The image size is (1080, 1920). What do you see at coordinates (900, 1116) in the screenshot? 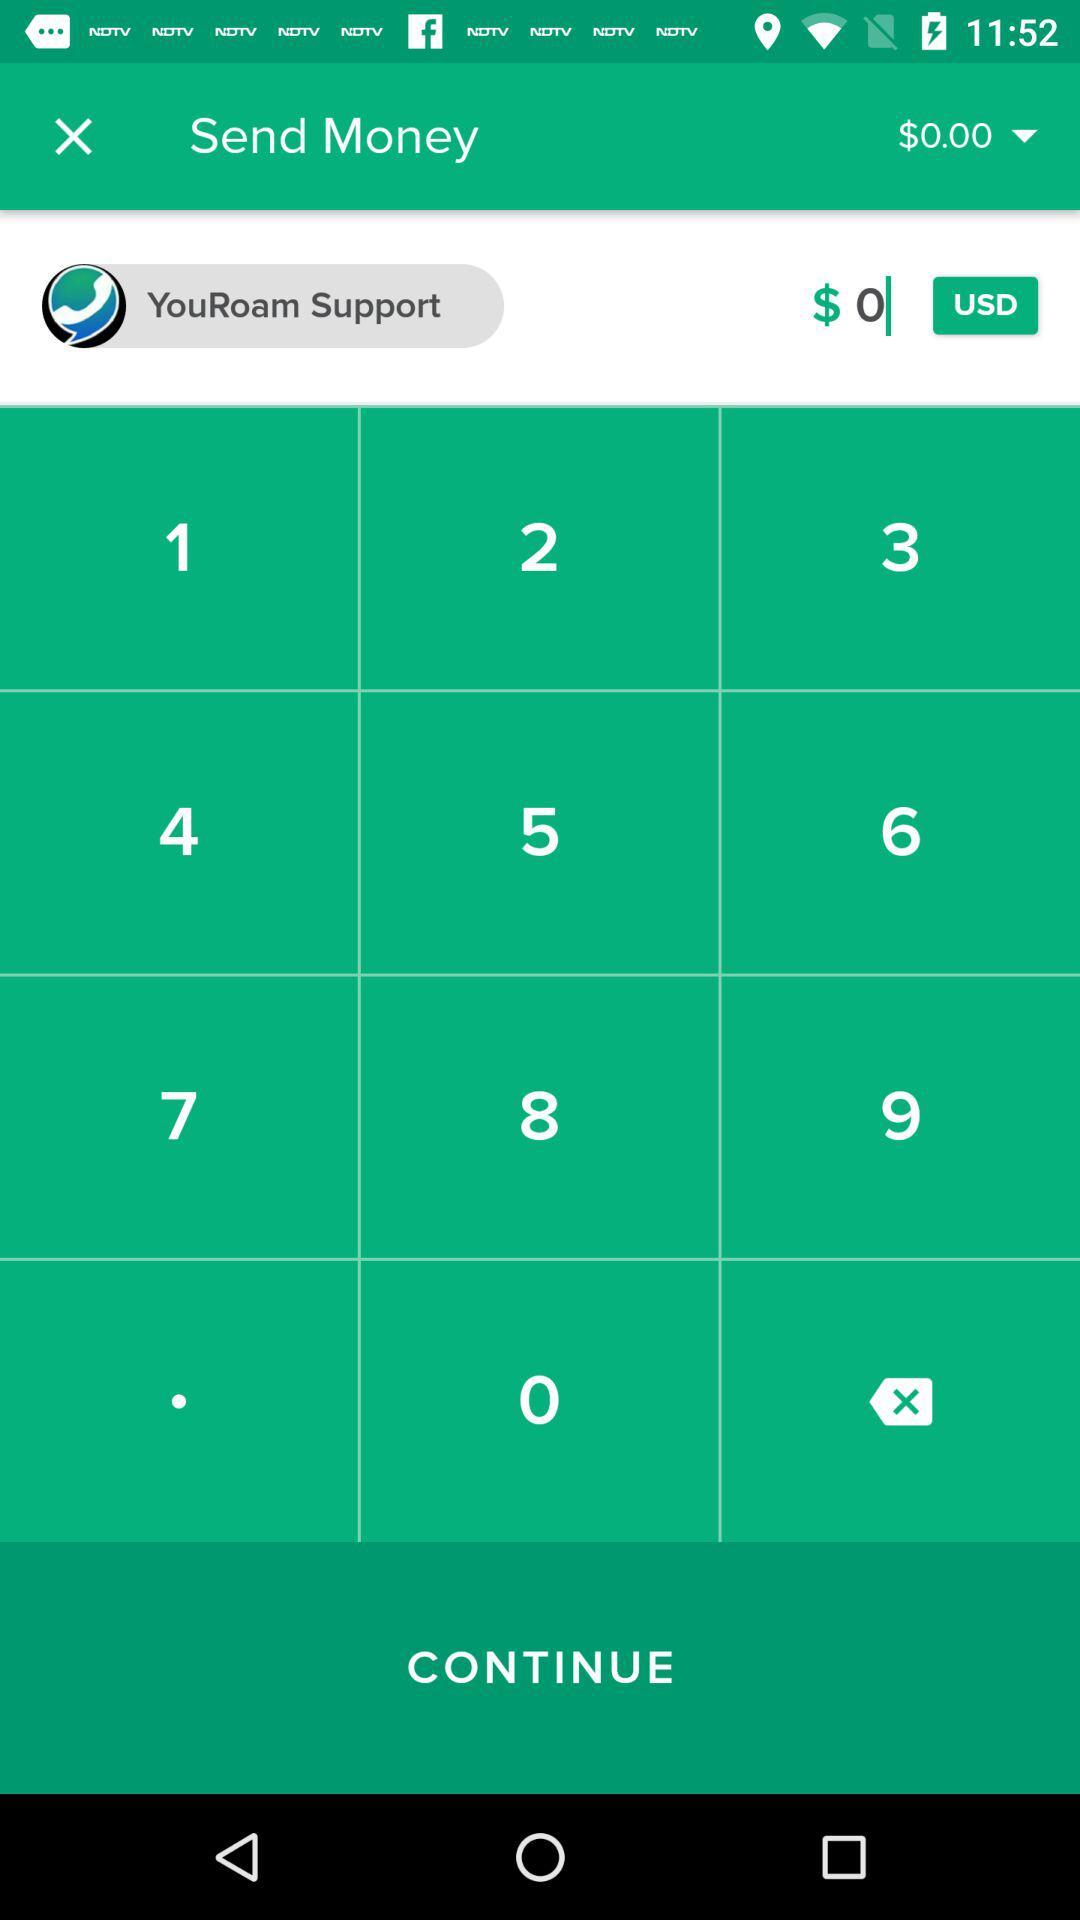
I see `the 9 item` at bounding box center [900, 1116].